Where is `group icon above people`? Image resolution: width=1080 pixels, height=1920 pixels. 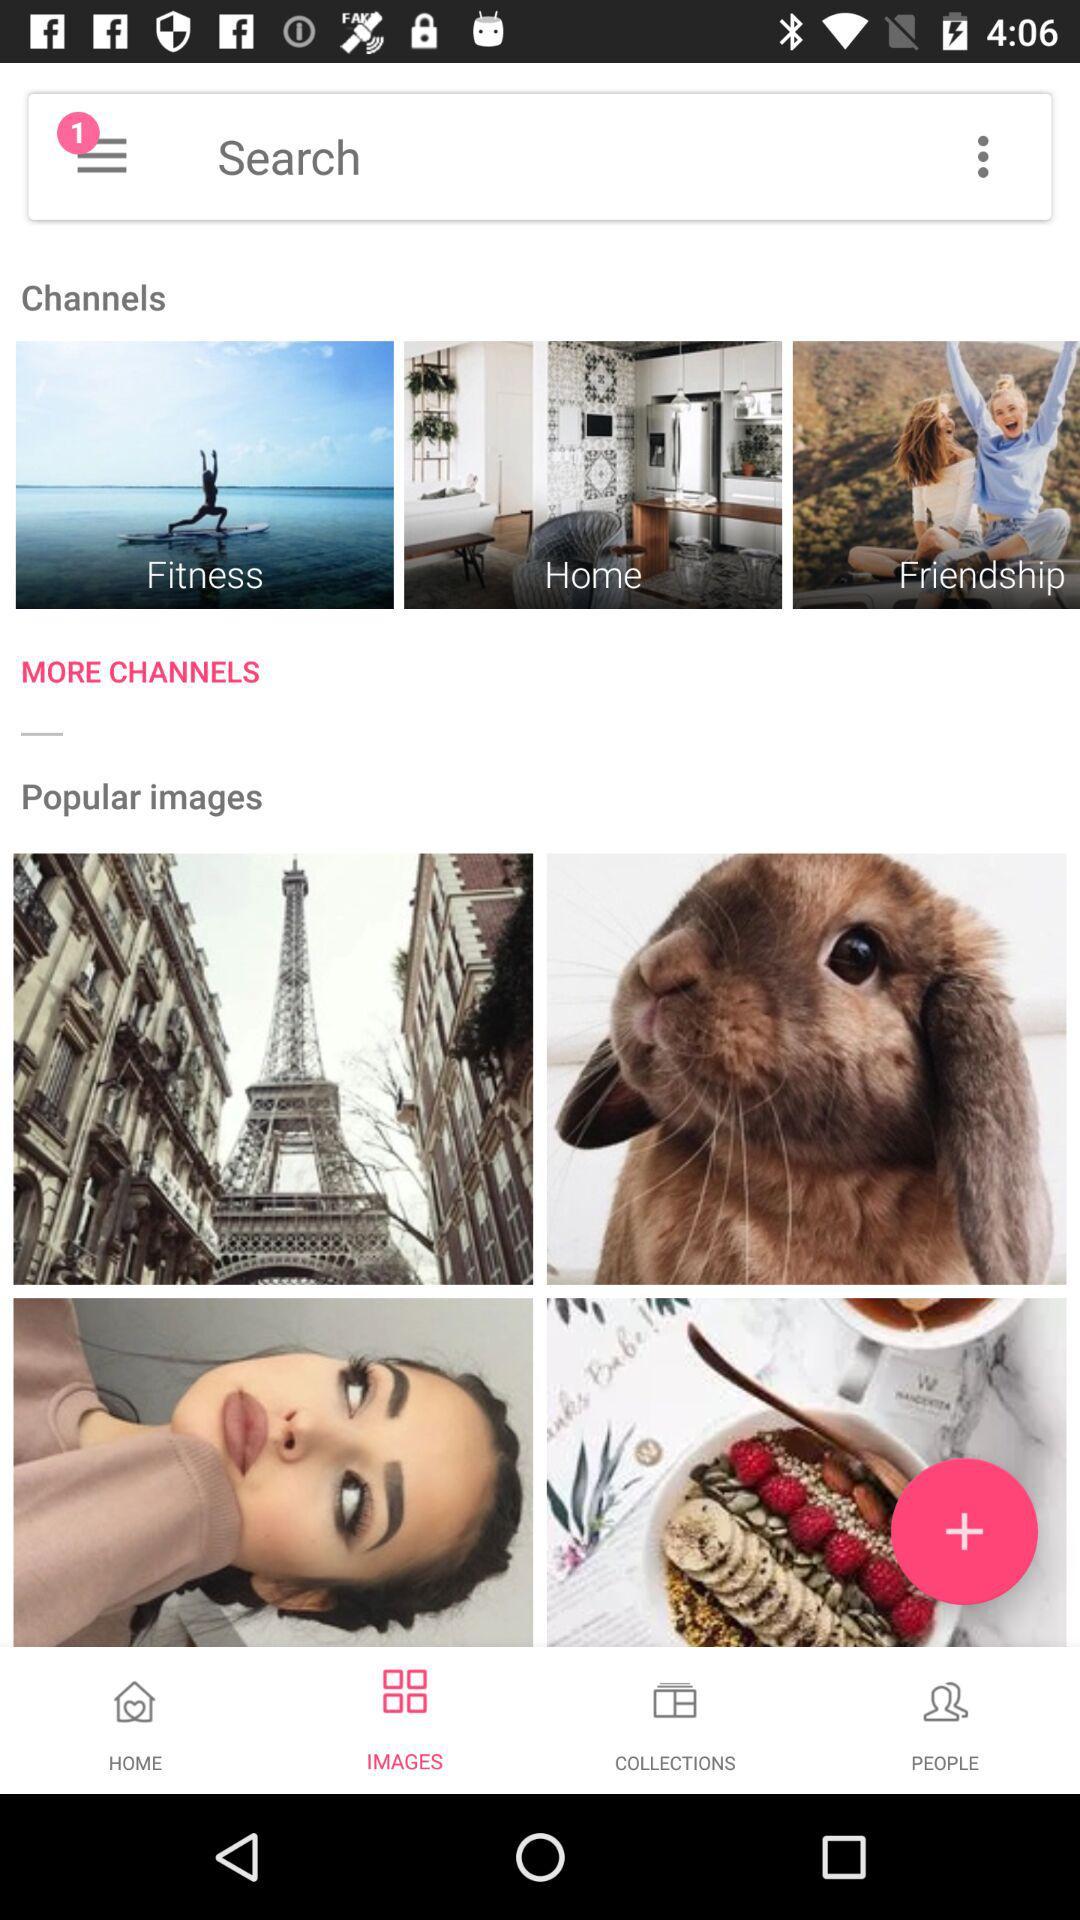 group icon above people is located at coordinates (945, 1700).